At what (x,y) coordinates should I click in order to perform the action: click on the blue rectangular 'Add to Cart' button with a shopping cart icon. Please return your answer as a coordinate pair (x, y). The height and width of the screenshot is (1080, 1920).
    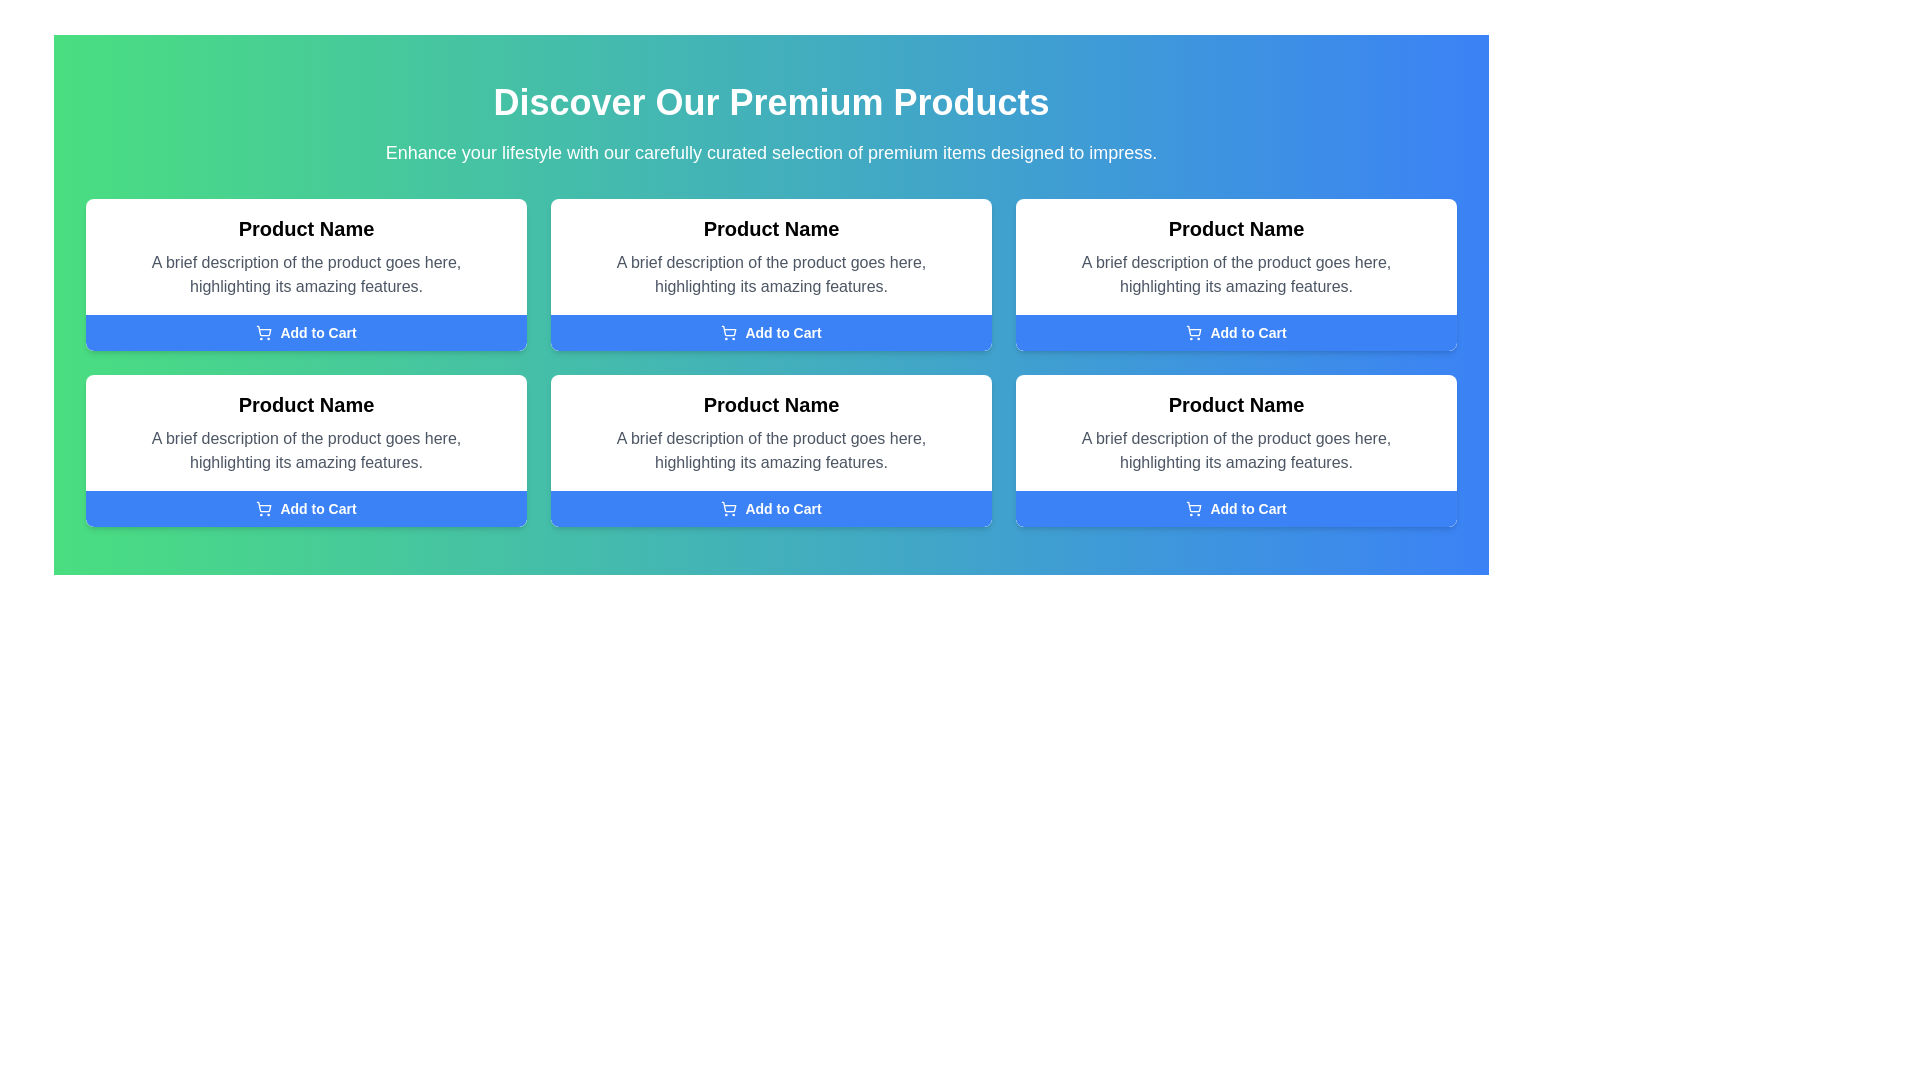
    Looking at the image, I should click on (770, 331).